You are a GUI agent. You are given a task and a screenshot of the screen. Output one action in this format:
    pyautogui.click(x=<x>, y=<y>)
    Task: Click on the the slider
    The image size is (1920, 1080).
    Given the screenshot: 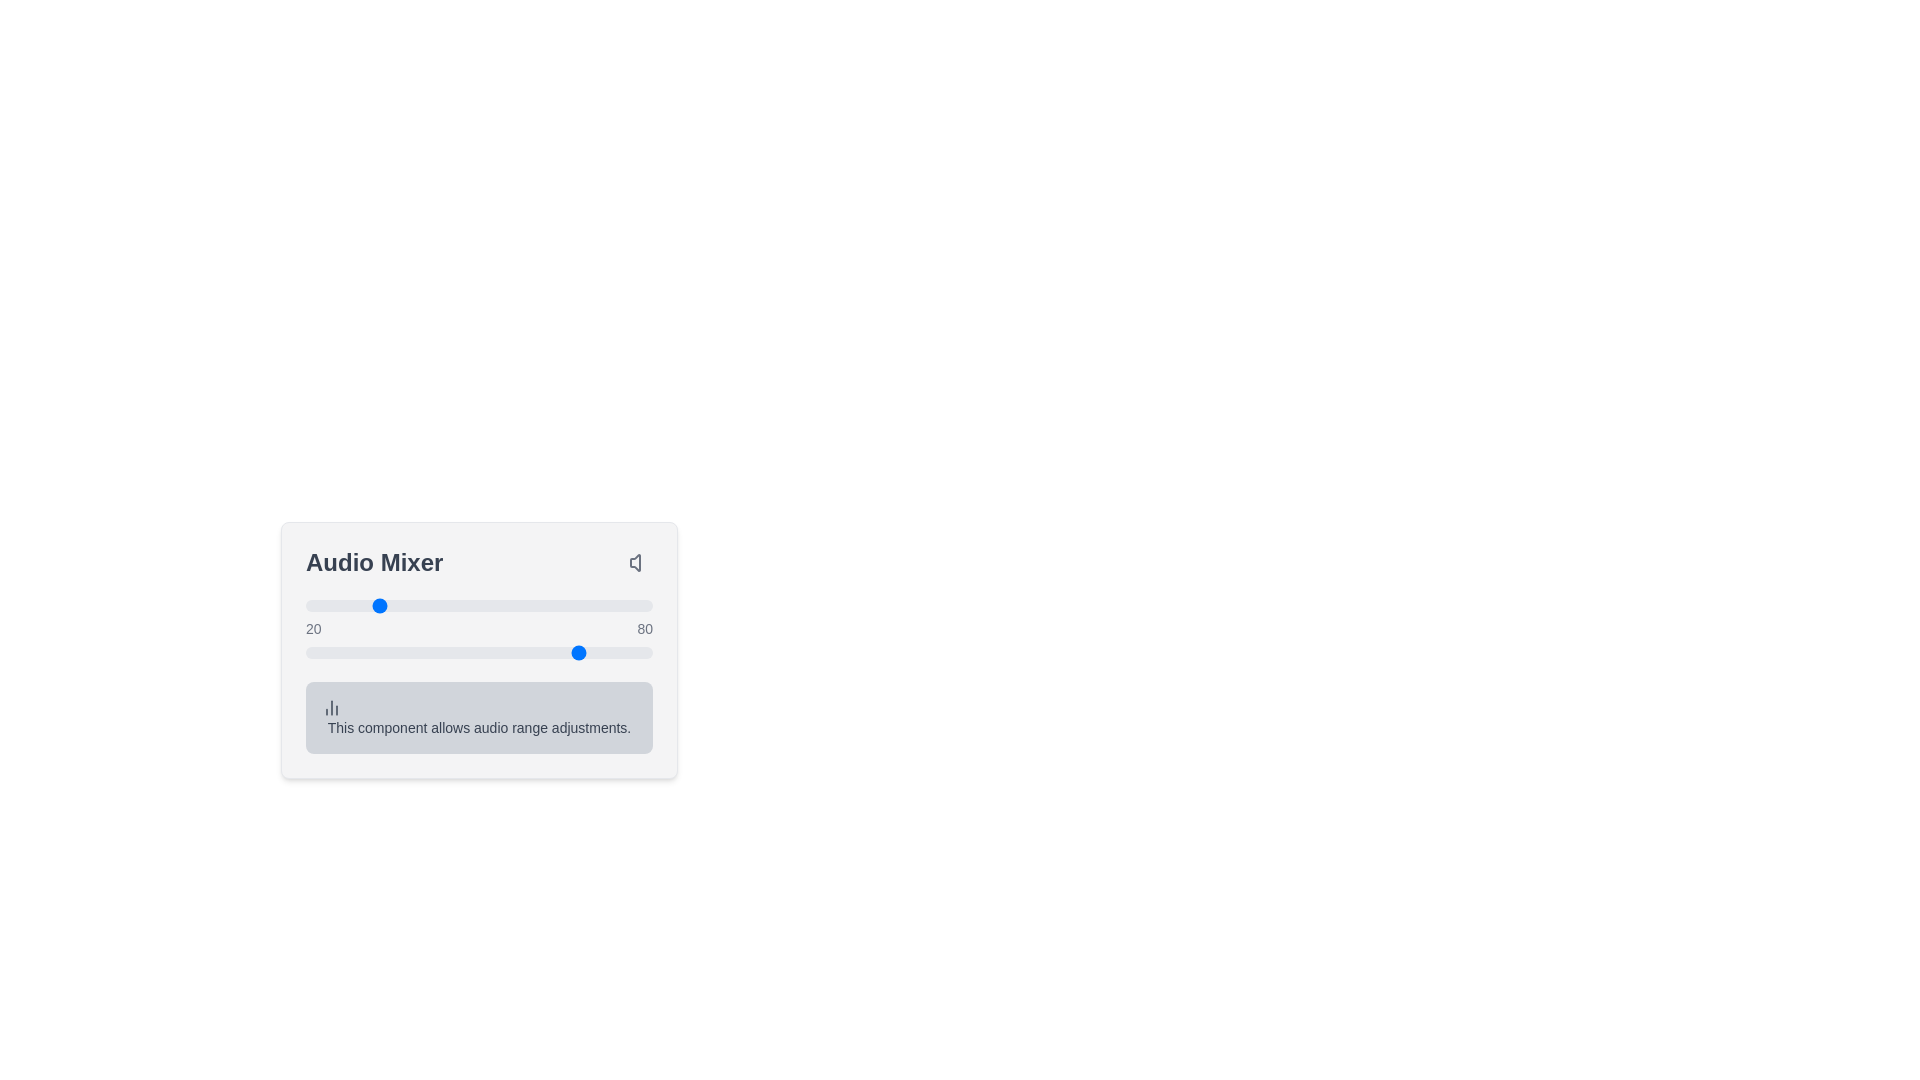 What is the action you would take?
    pyautogui.click(x=606, y=604)
    